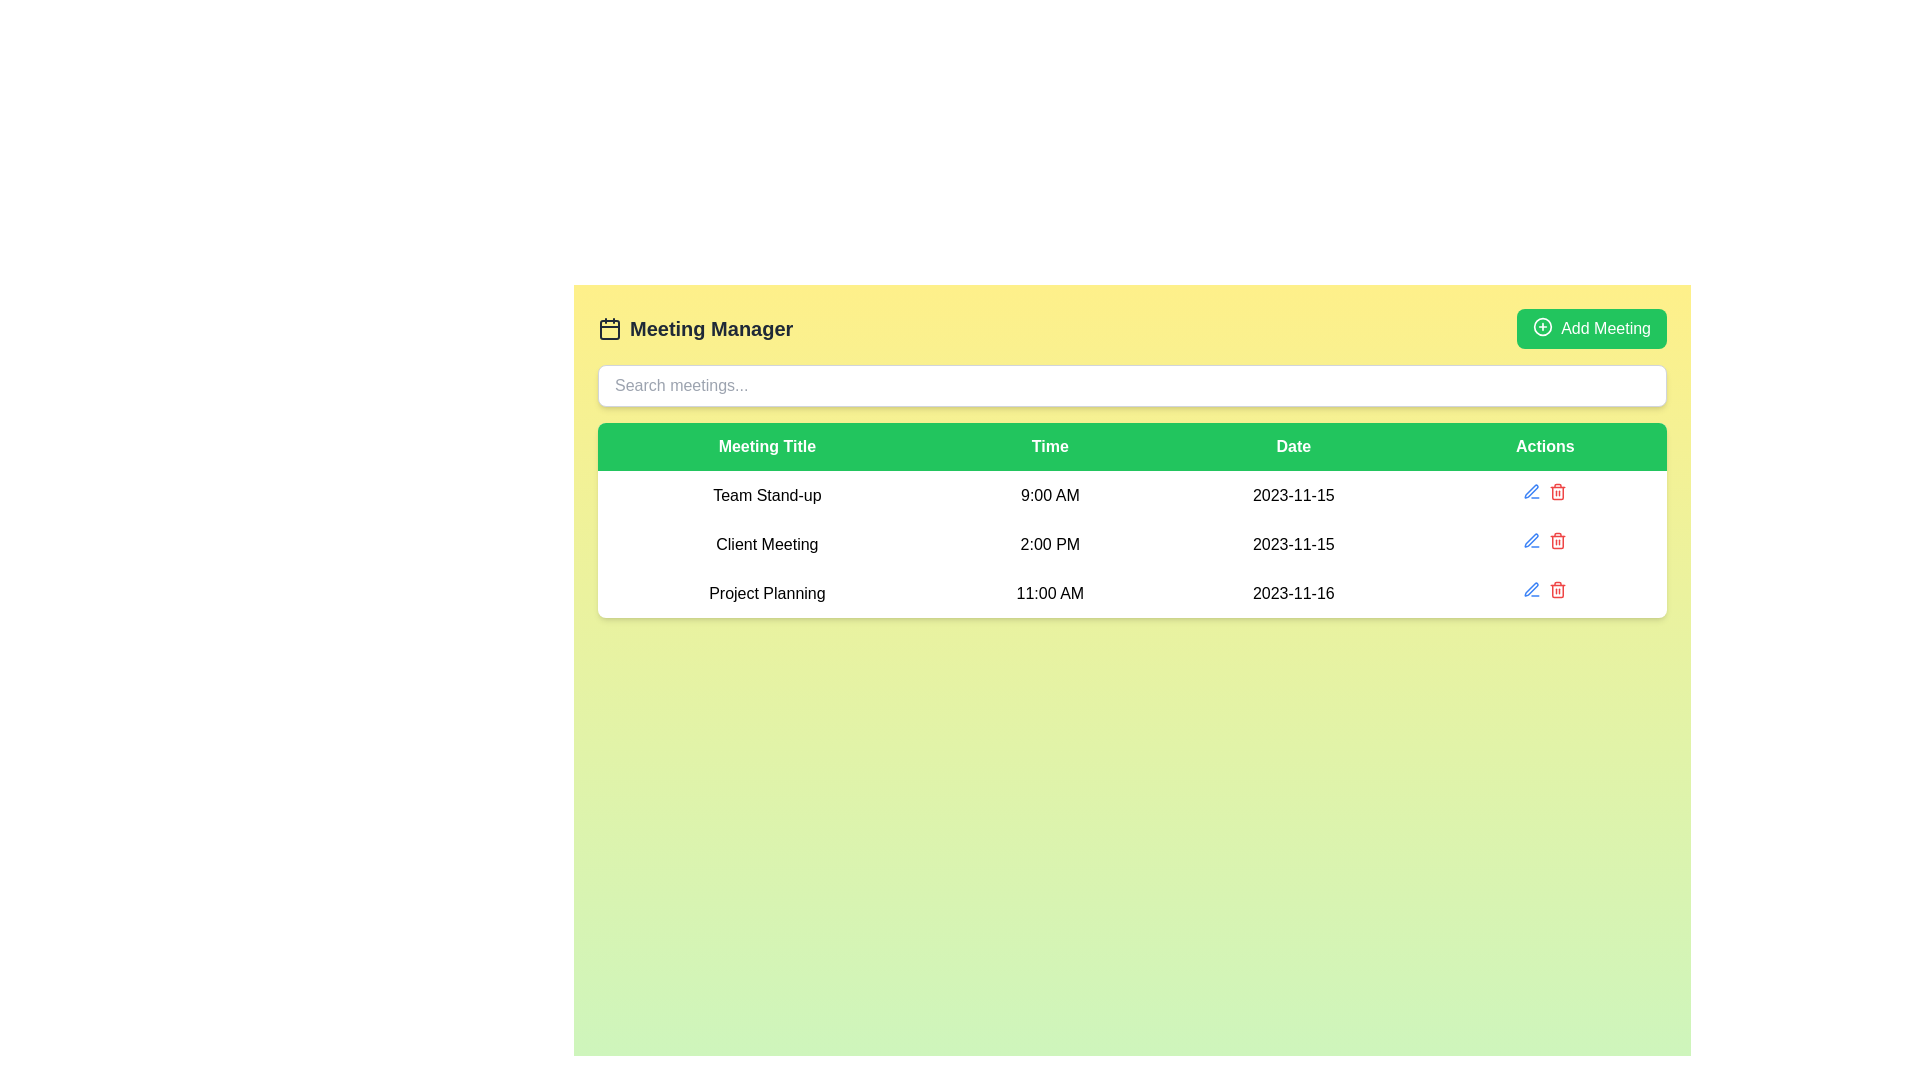  What do you see at coordinates (766, 446) in the screenshot?
I see `the 'Meeting Title' text element, which is the first column header in a table with a green background and white font` at bounding box center [766, 446].